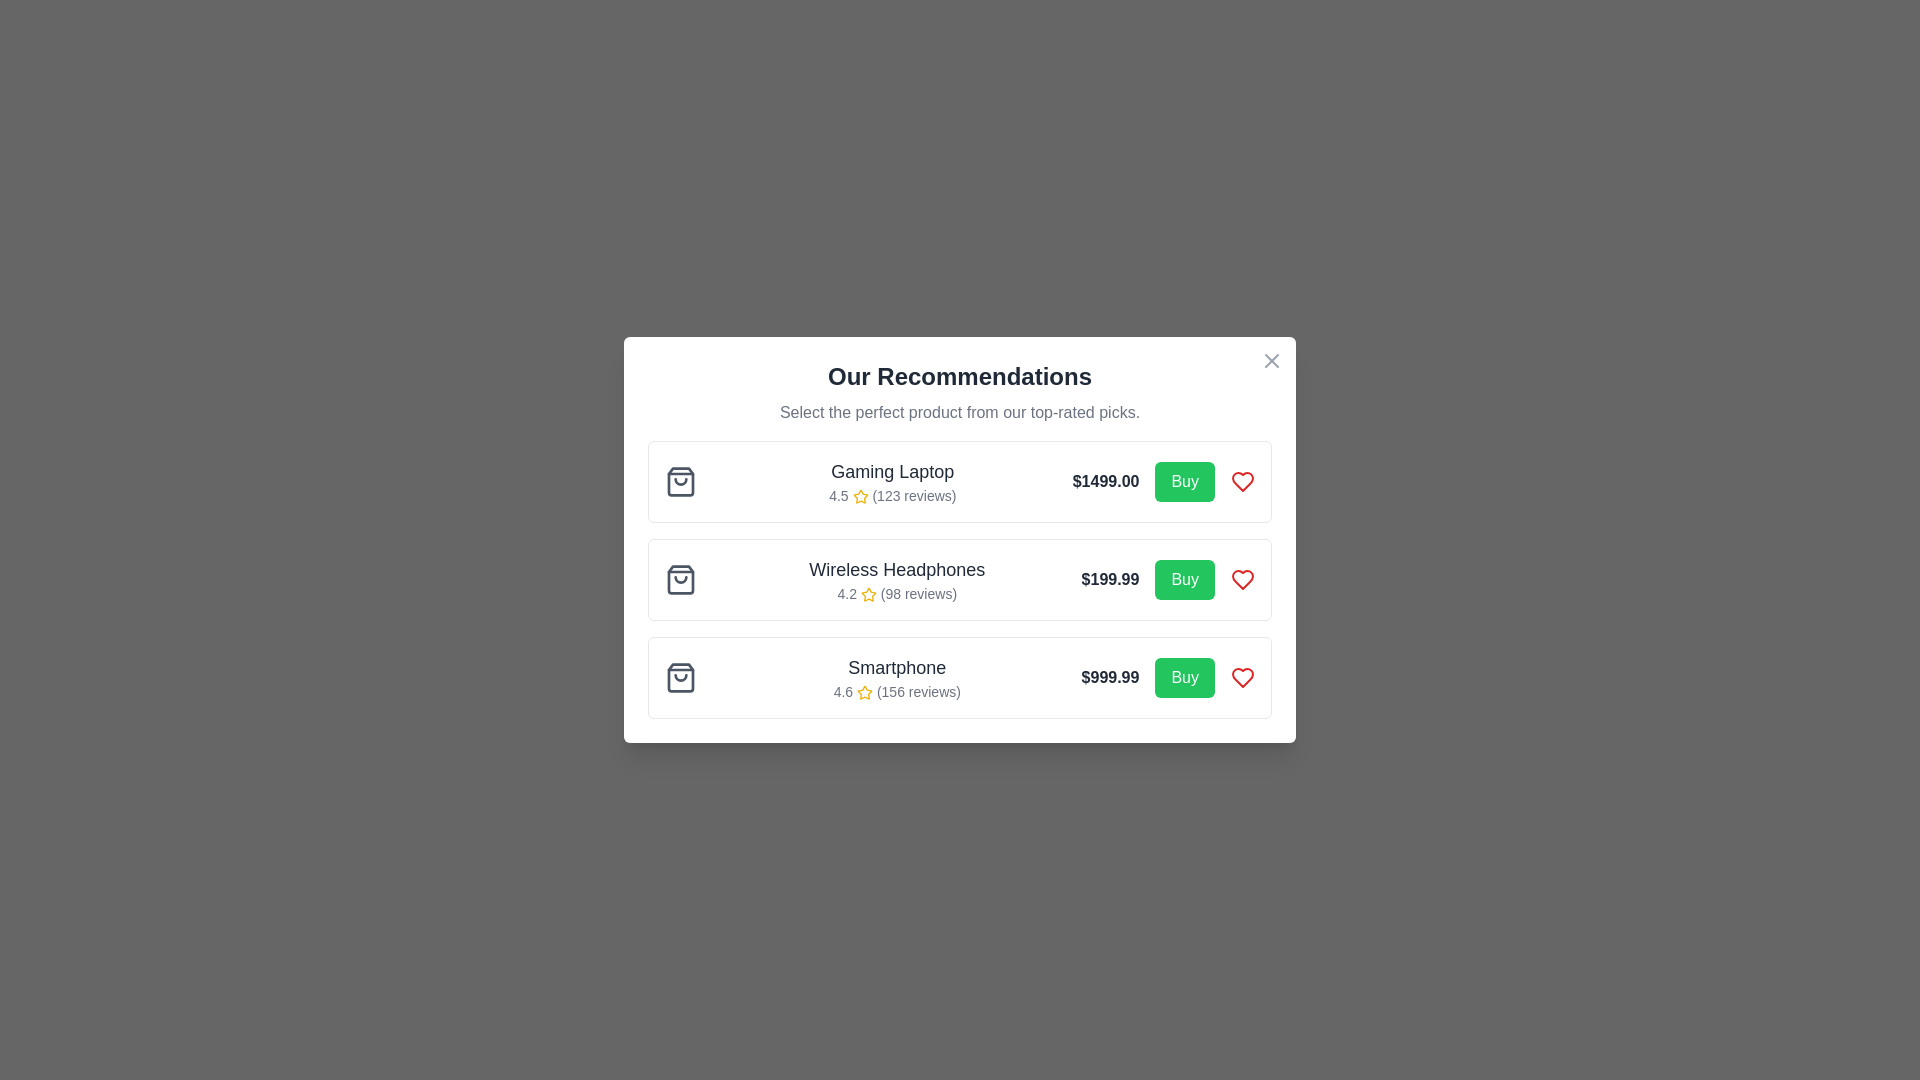 The width and height of the screenshot is (1920, 1080). I want to click on the Informational Display element for the 'Smartphone' located in the third row under 'Our Recommendations' to access more details, so click(896, 677).